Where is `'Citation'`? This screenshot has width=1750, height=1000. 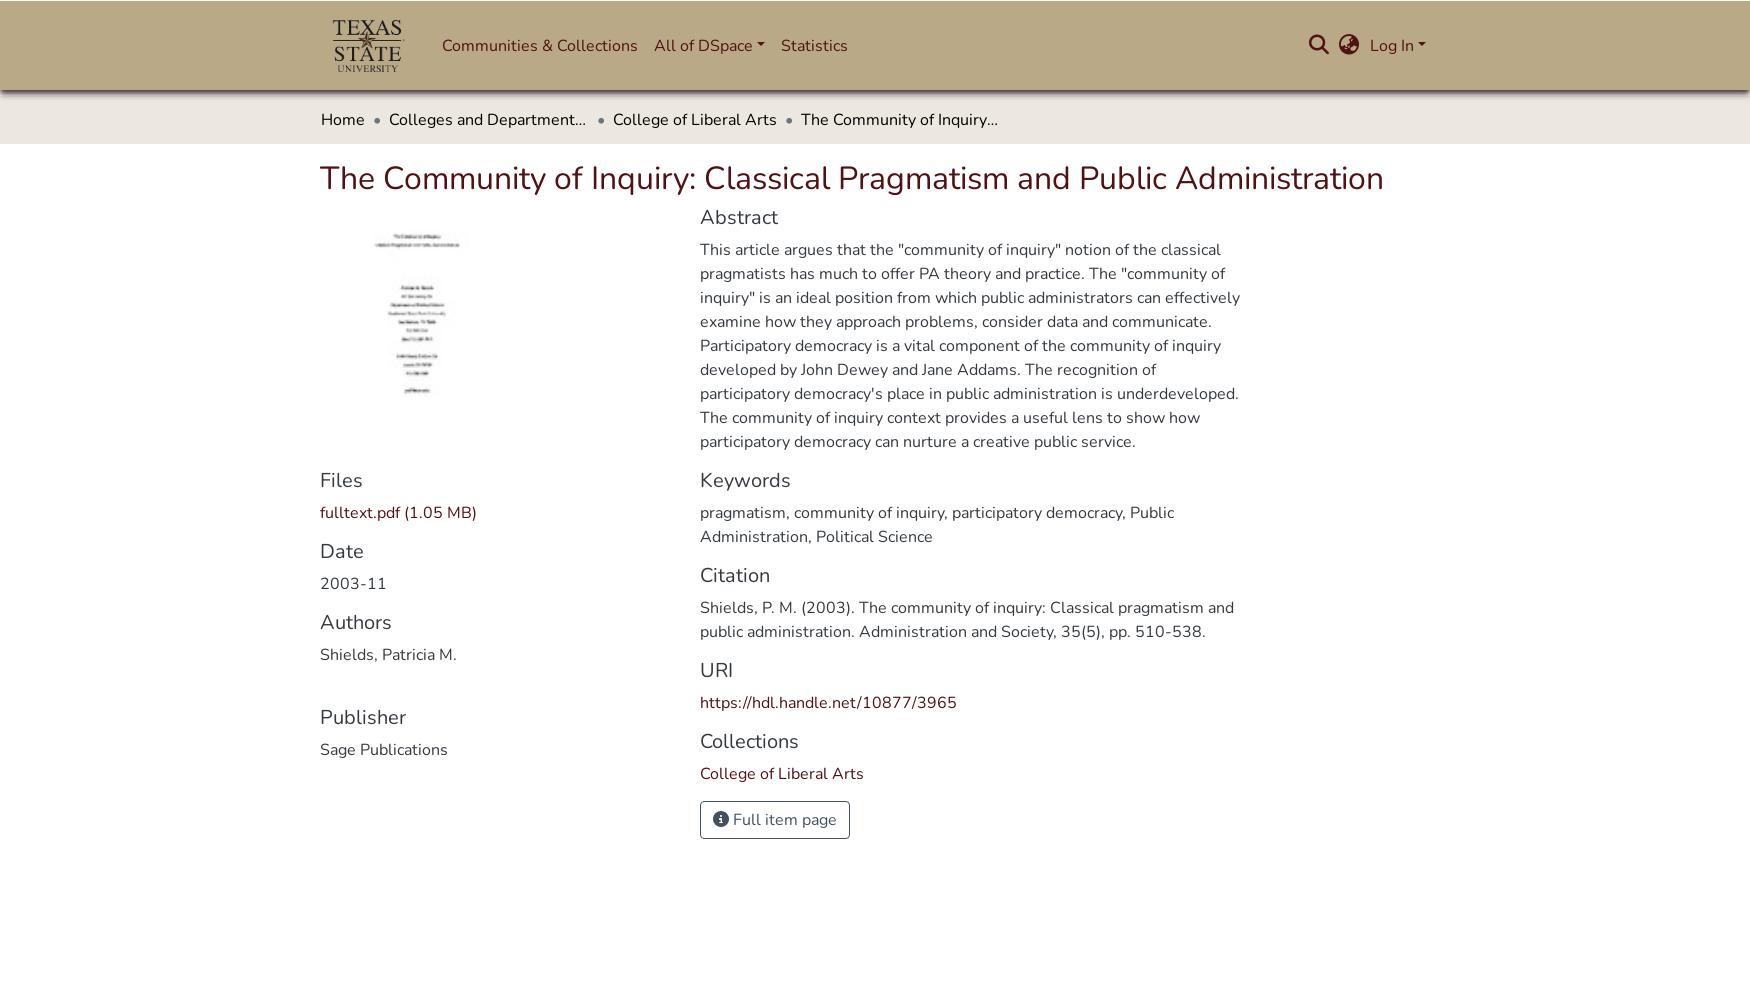
'Citation' is located at coordinates (735, 574).